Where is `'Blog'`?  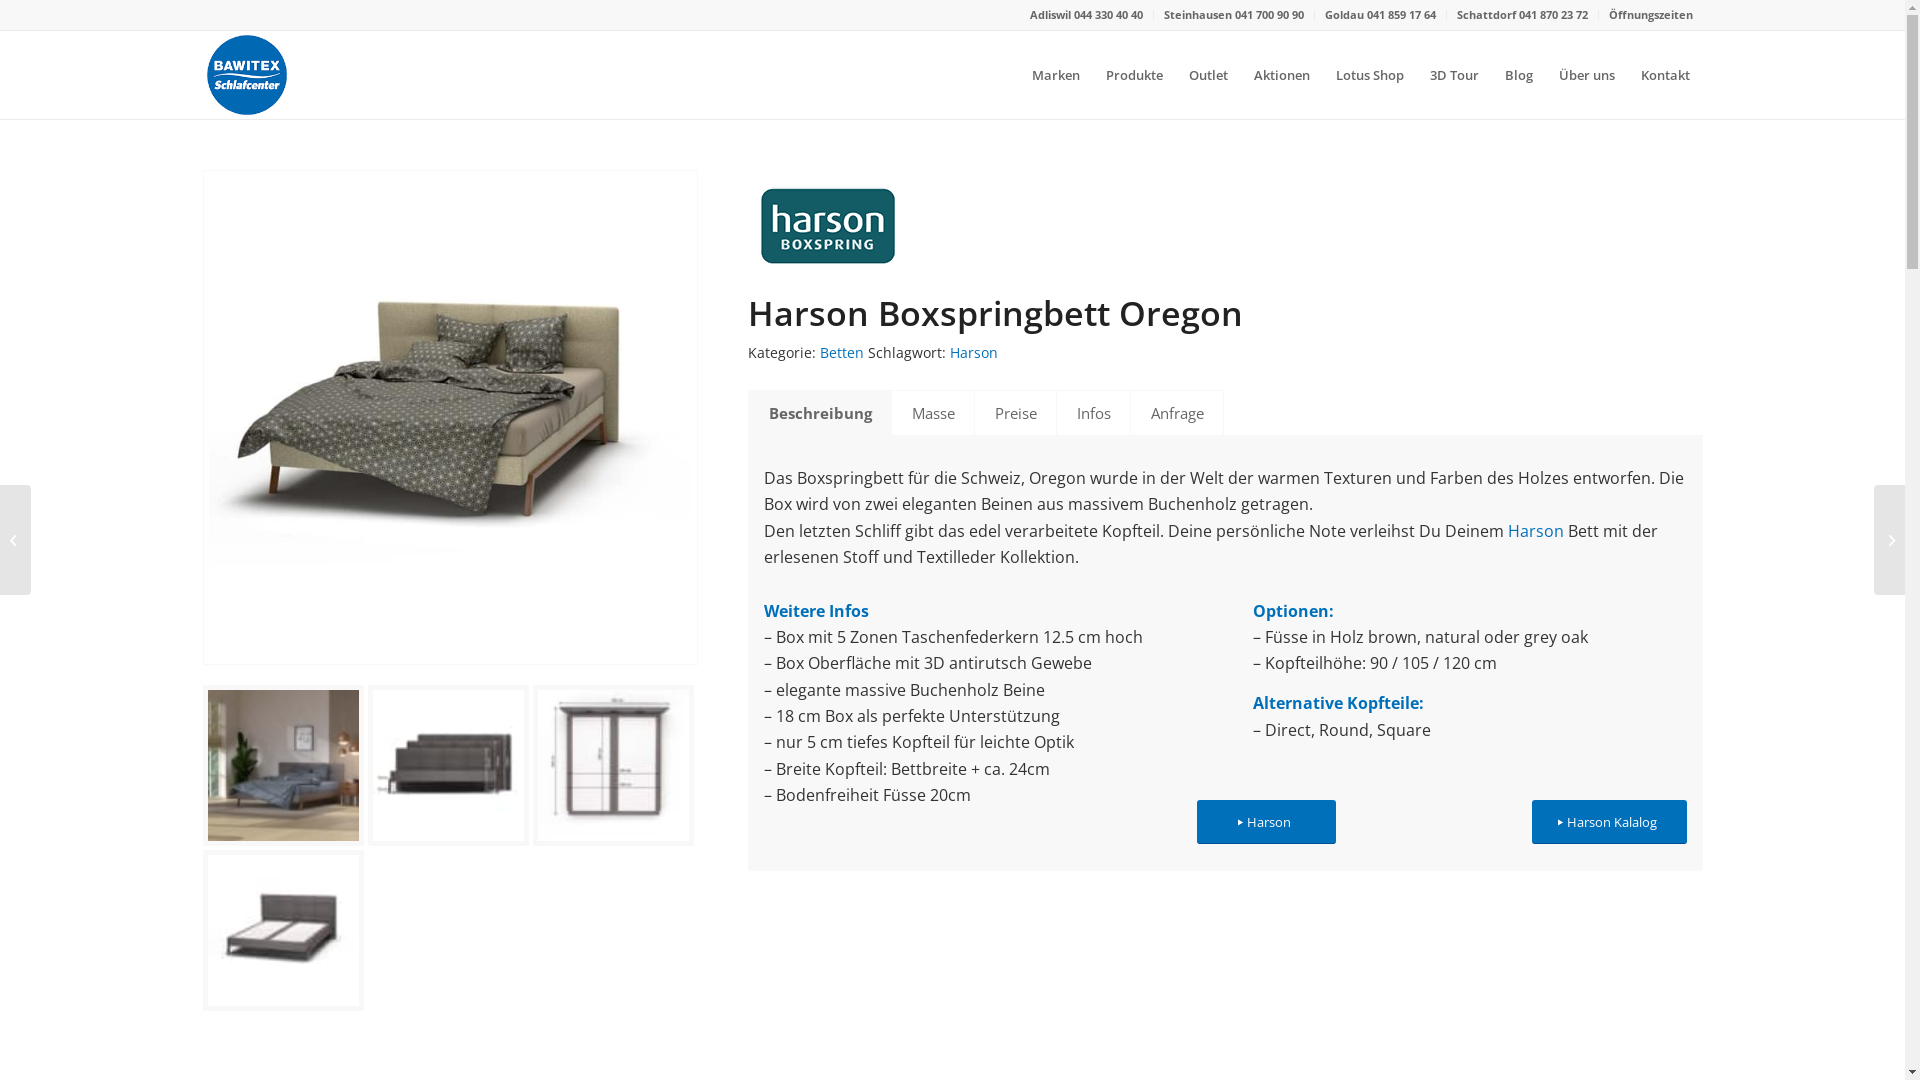 'Blog' is located at coordinates (1518, 73).